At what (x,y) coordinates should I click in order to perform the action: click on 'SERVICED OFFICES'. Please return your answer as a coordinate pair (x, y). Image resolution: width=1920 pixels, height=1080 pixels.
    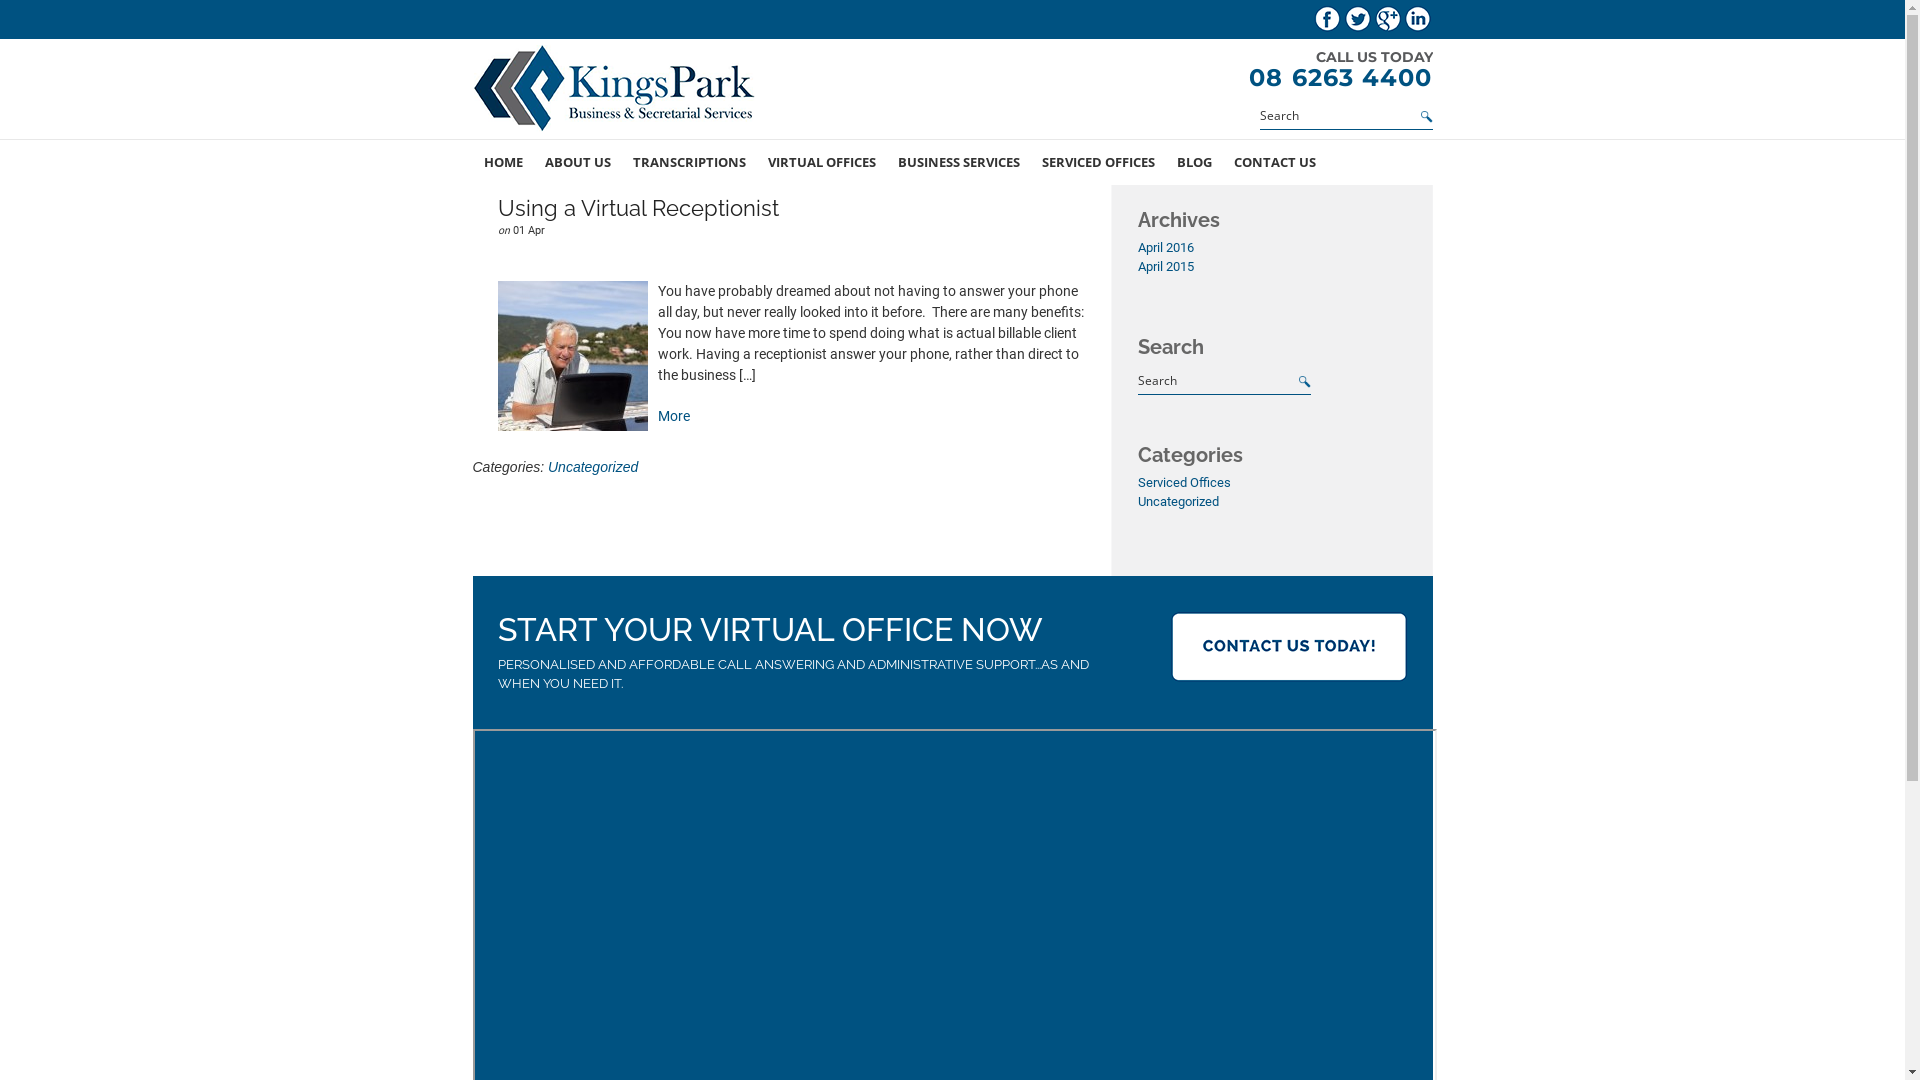
    Looking at the image, I should click on (1096, 161).